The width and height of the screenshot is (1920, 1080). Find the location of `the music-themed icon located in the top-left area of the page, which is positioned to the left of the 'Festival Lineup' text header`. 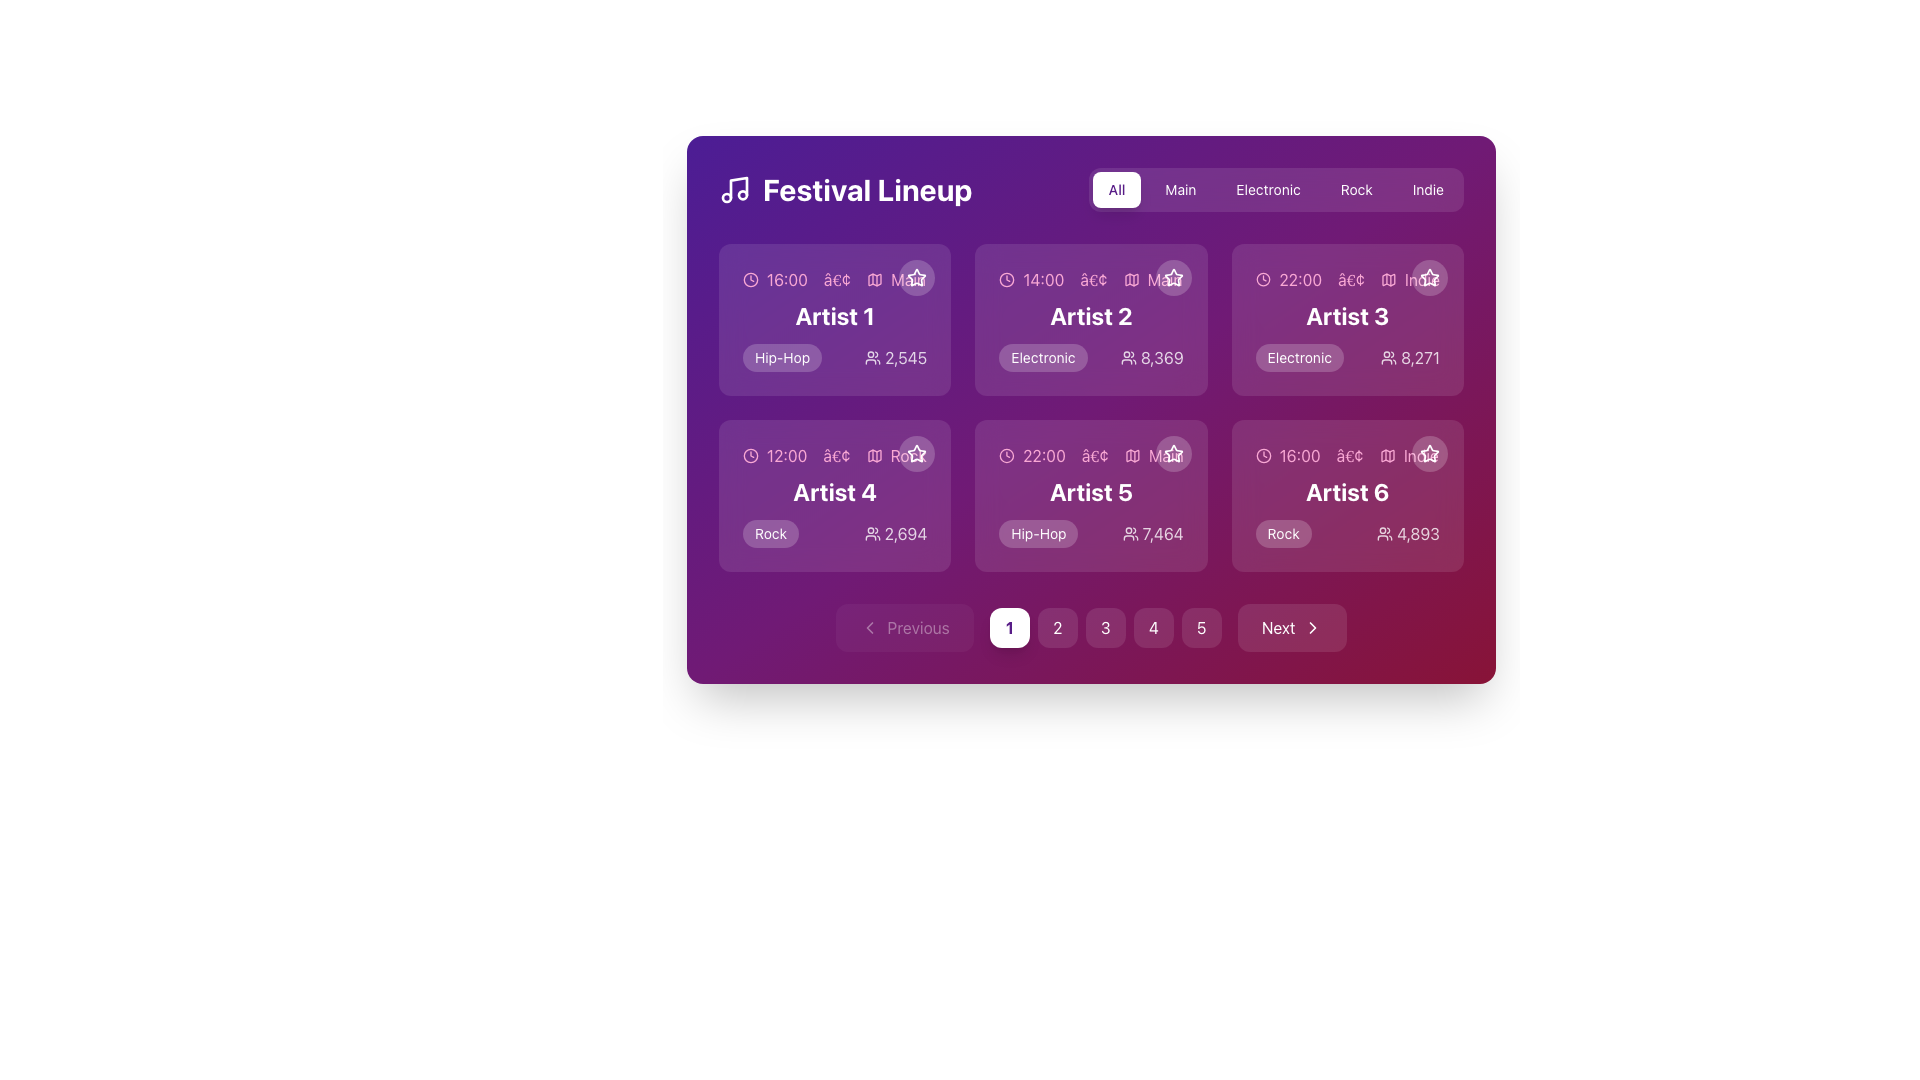

the music-themed icon located in the top-left area of the page, which is positioned to the left of the 'Festival Lineup' text header is located at coordinates (733, 189).